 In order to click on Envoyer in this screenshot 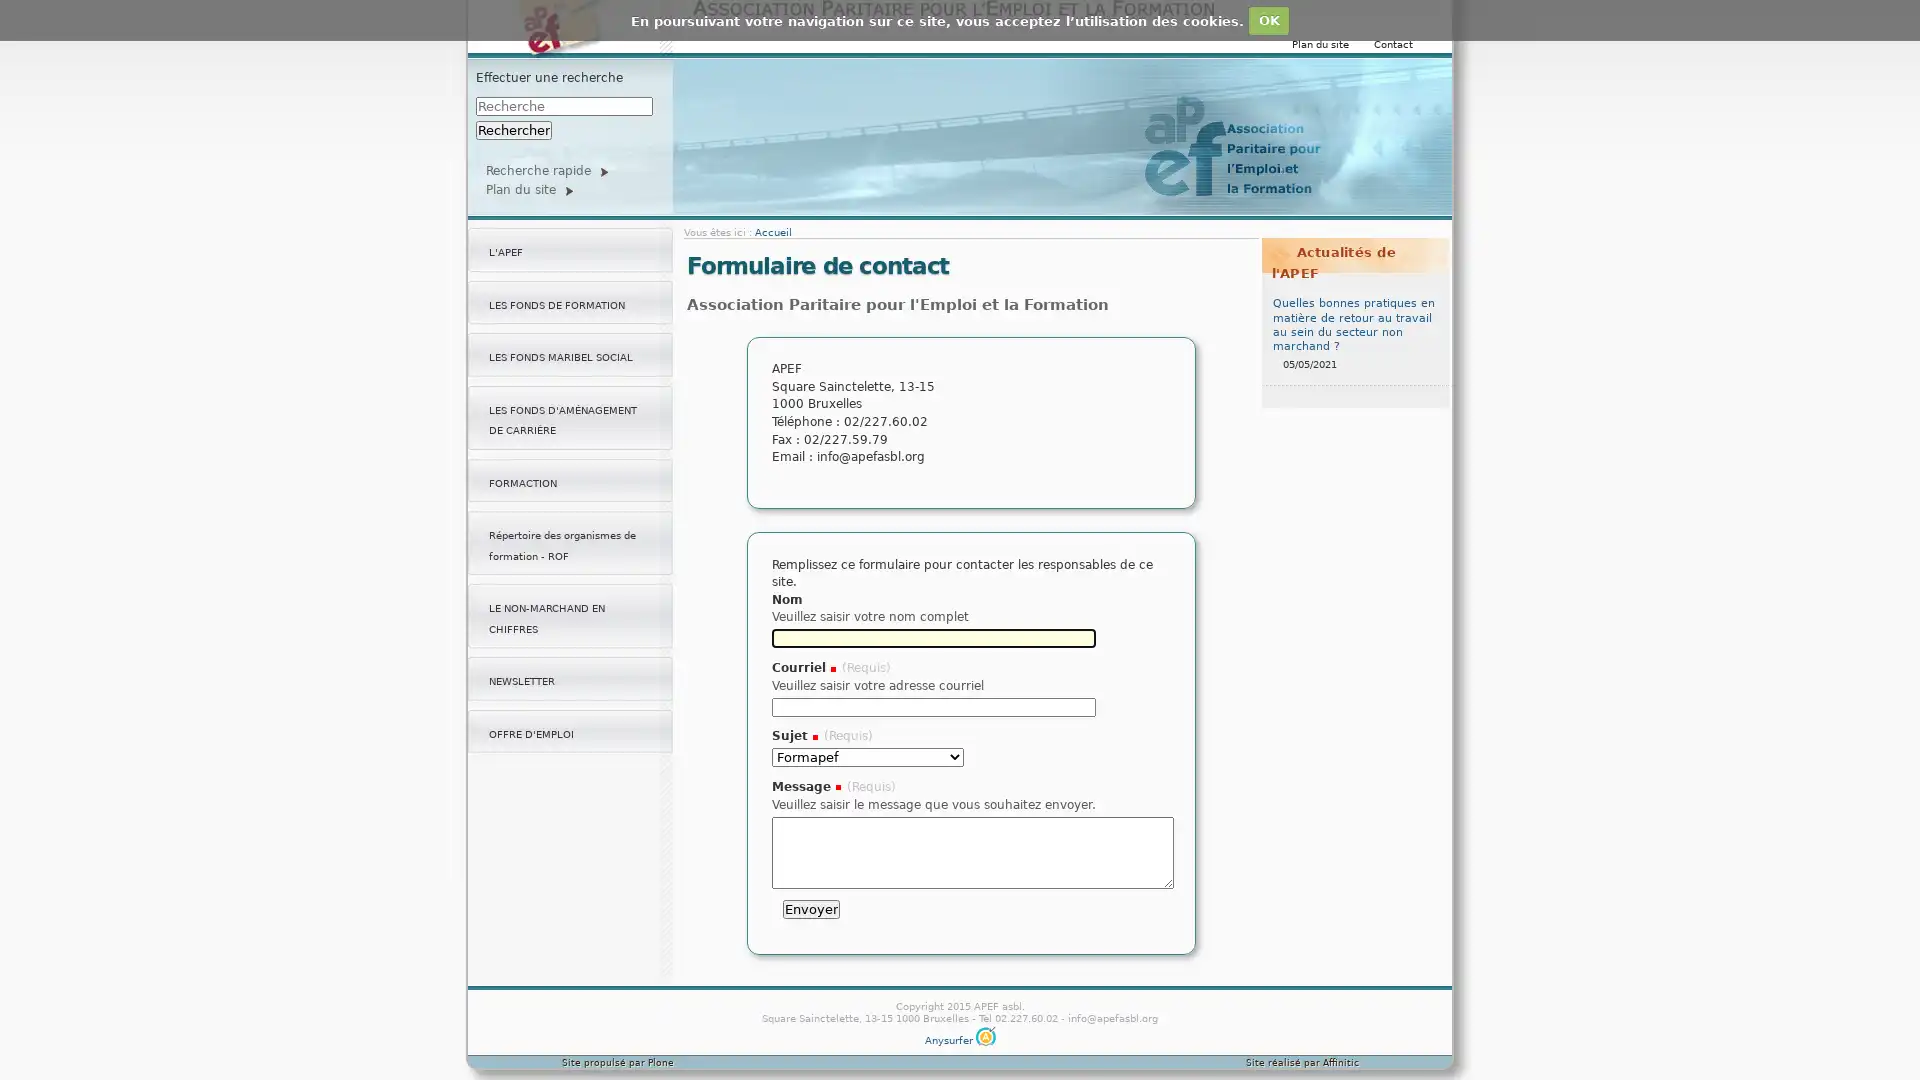, I will do `click(811, 909)`.